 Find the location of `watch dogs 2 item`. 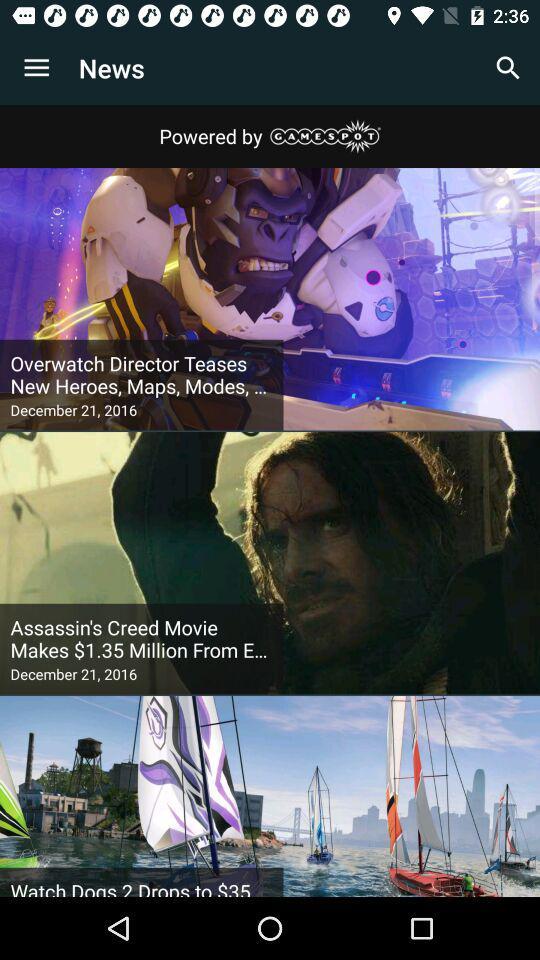

watch dogs 2 item is located at coordinates (140, 886).